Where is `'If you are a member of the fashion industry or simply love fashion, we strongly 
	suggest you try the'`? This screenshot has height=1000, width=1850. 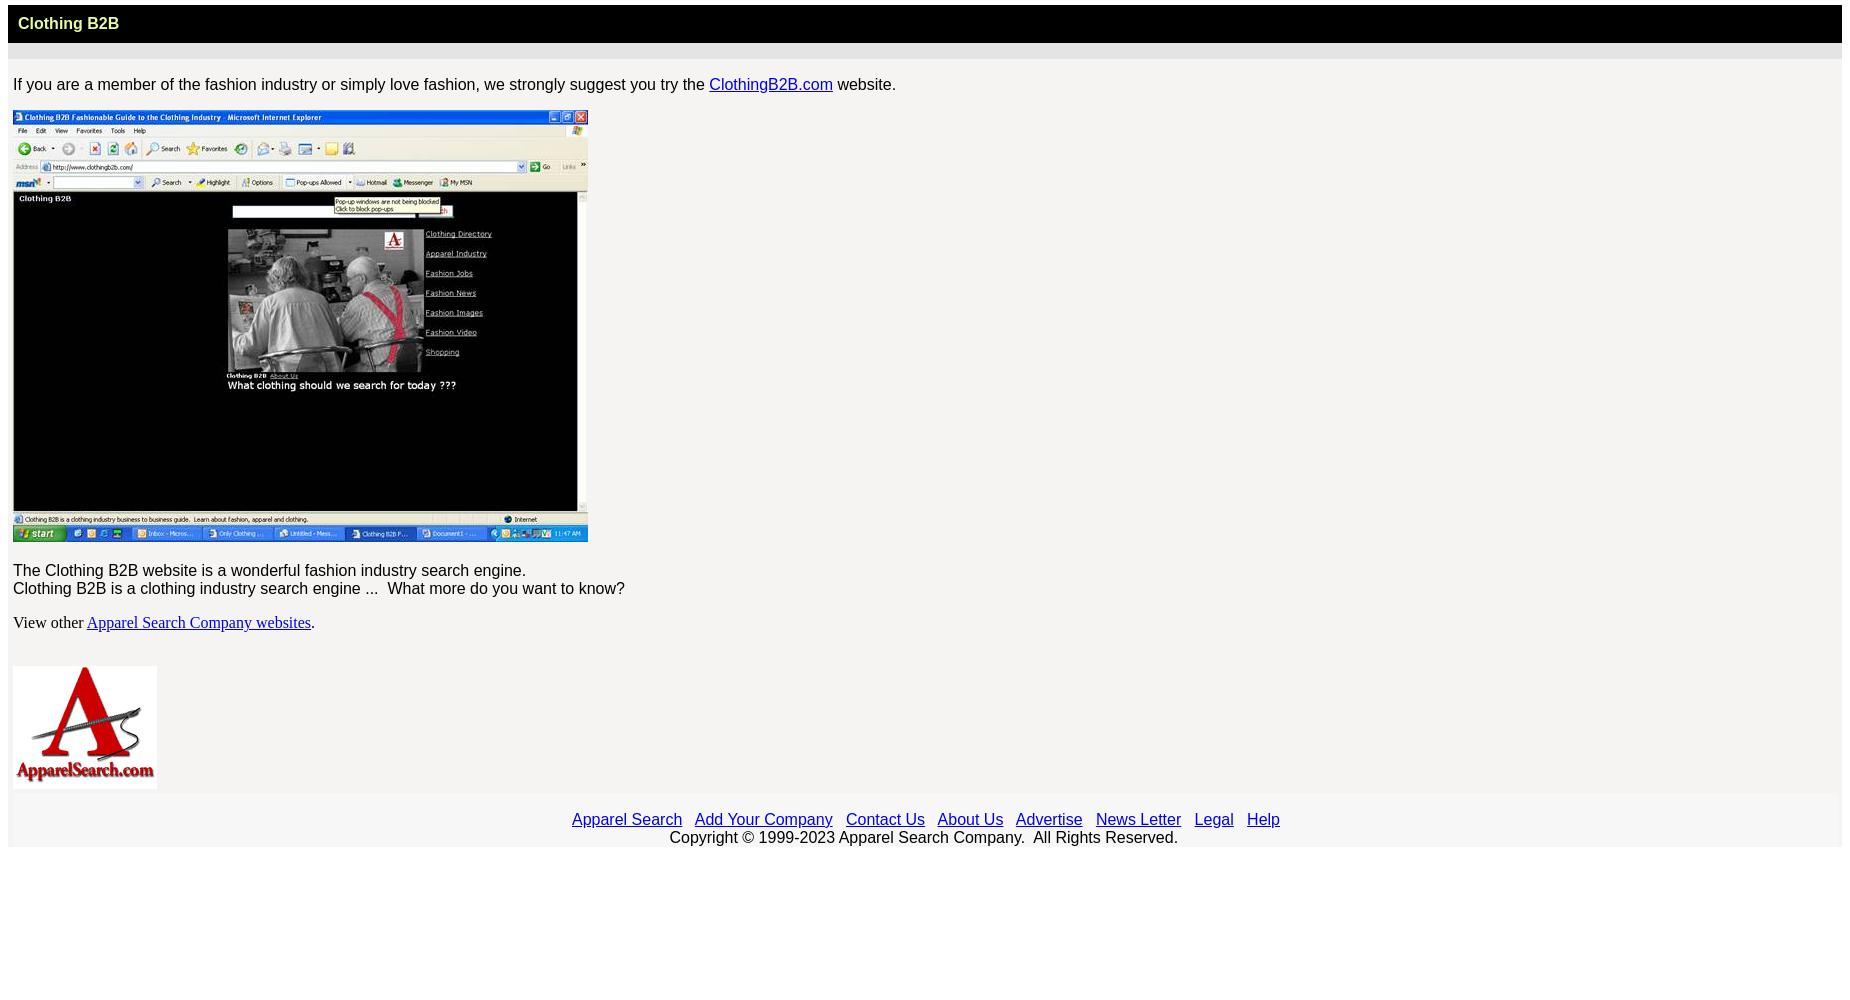
'If you are a member of the fashion industry or simply love fashion, we strongly 
	suggest you try the' is located at coordinates (359, 83).